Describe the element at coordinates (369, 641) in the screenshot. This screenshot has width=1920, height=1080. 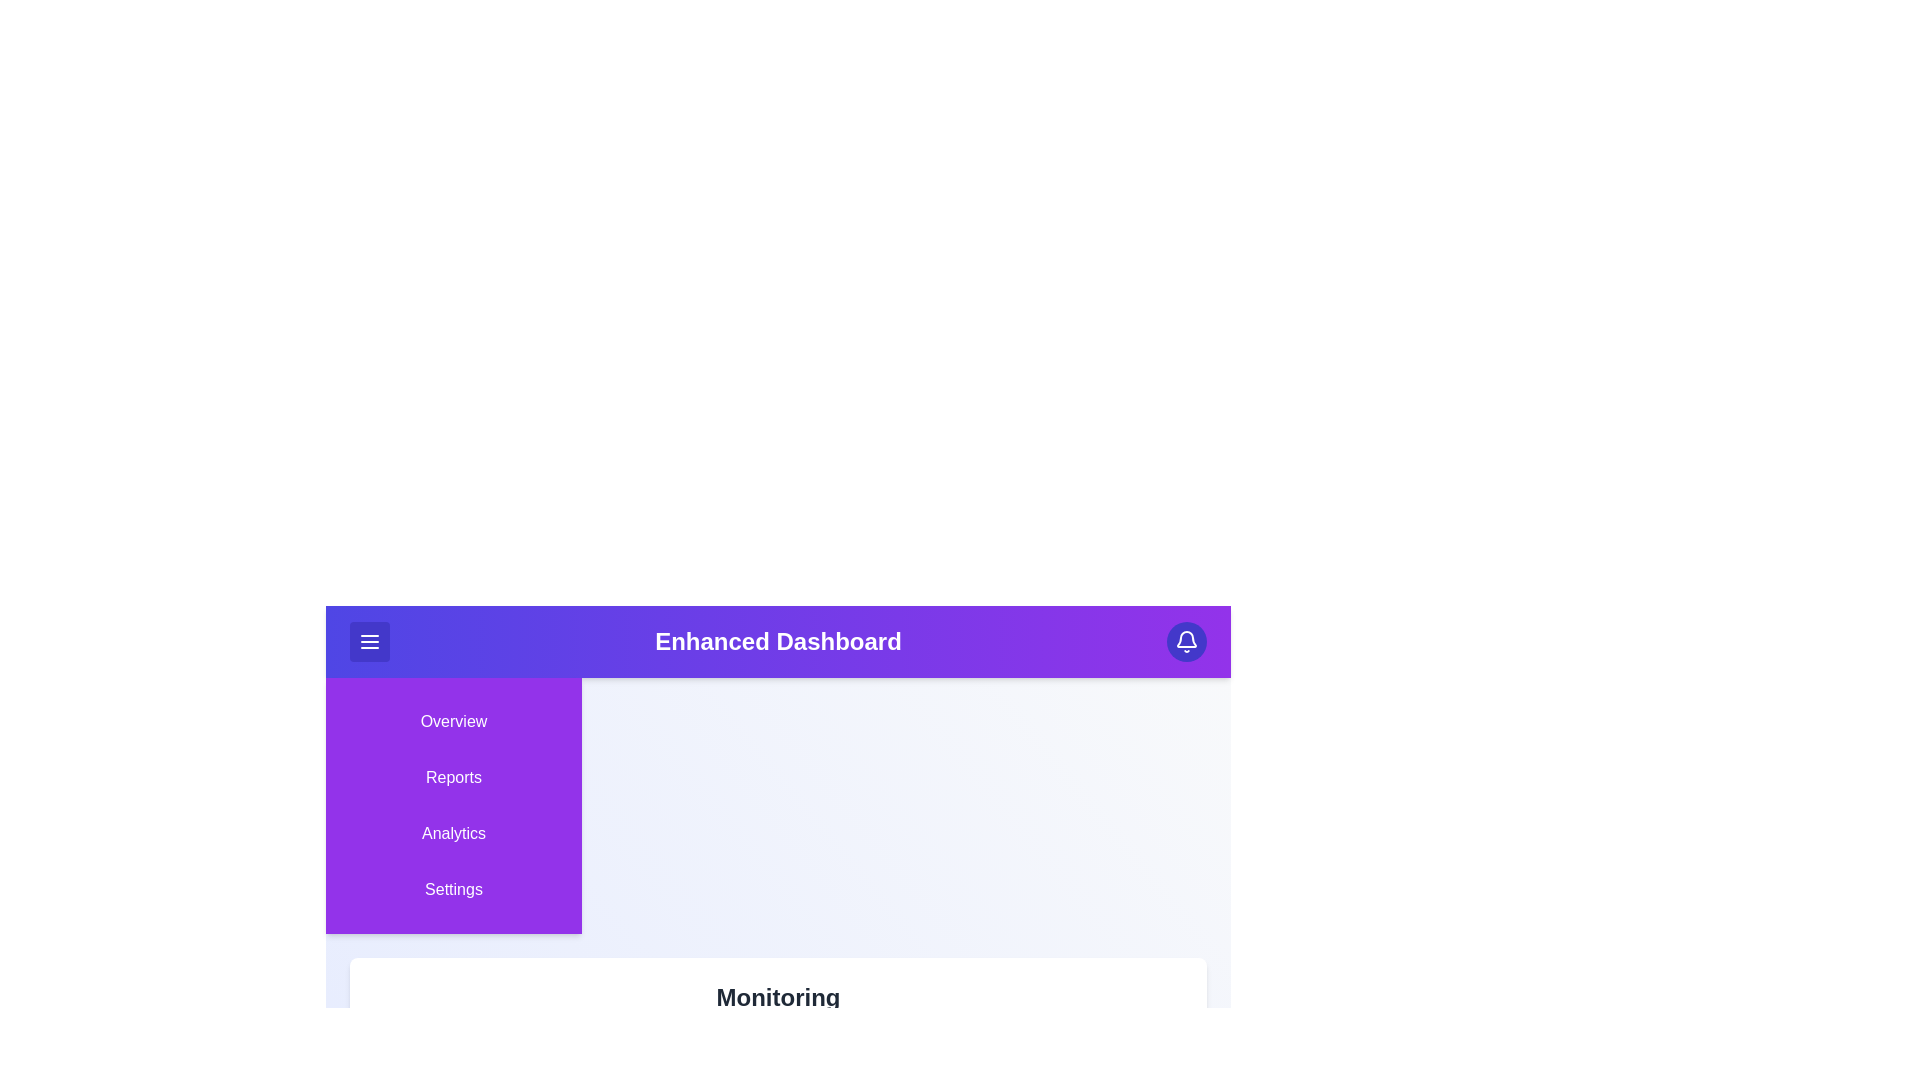
I see `button with the menu icon to toggle the sidebar visibility` at that location.